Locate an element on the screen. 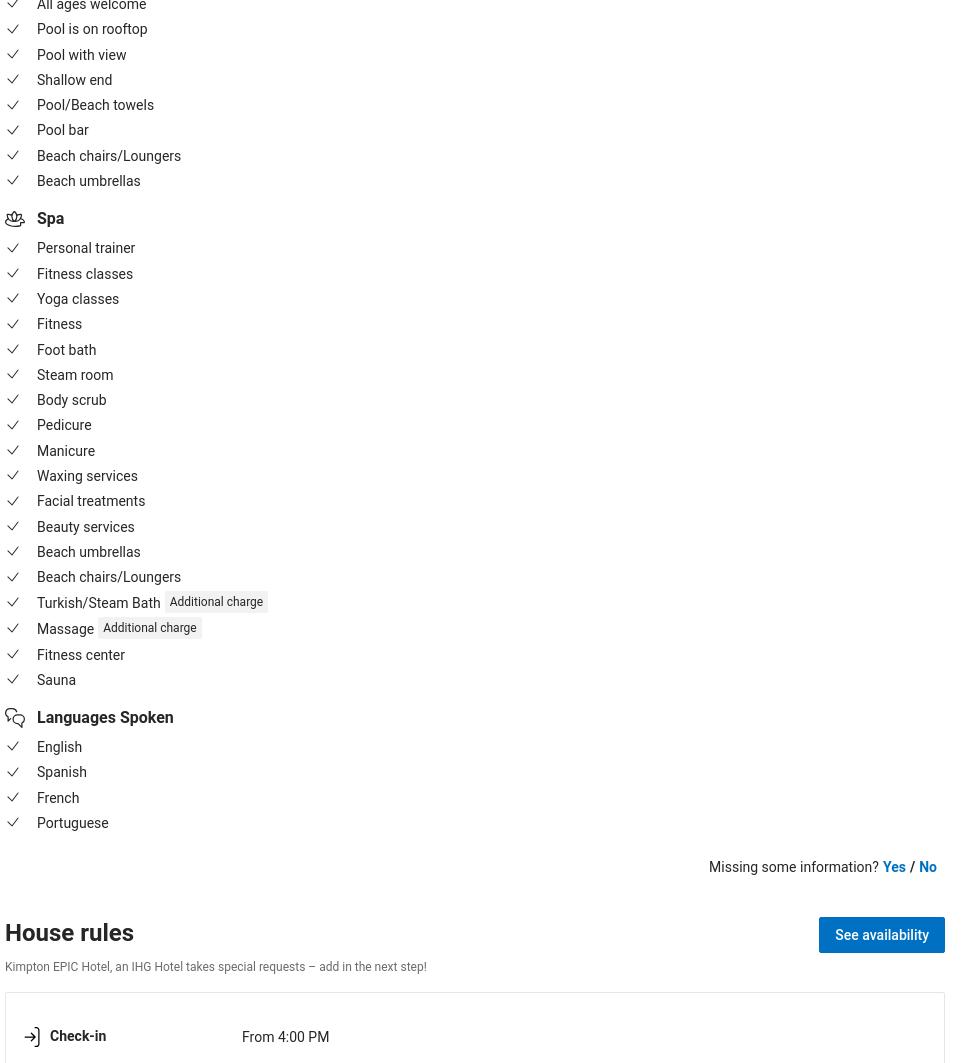 The height and width of the screenshot is (1063, 961). 'Portuguese' is located at coordinates (72, 821).